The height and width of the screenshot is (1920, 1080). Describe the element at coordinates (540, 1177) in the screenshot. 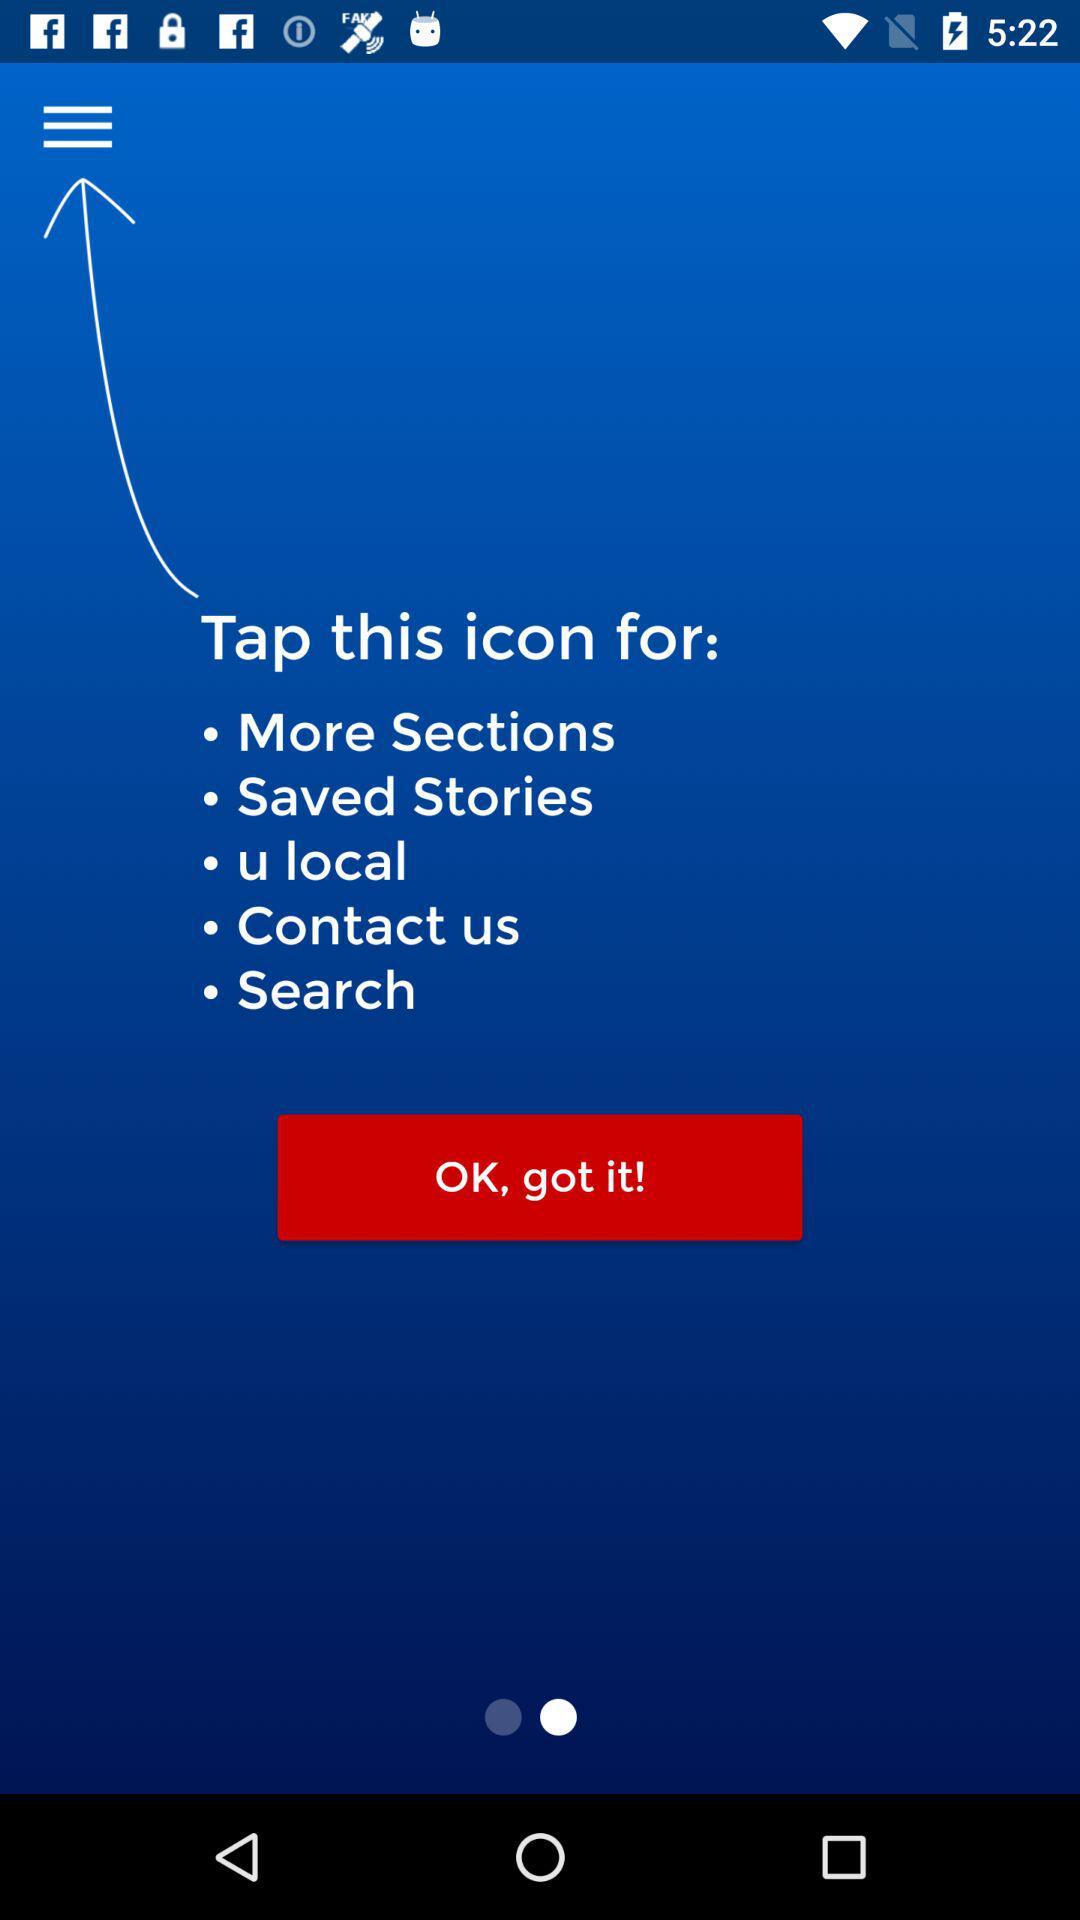

I see `ok, got it!` at that location.